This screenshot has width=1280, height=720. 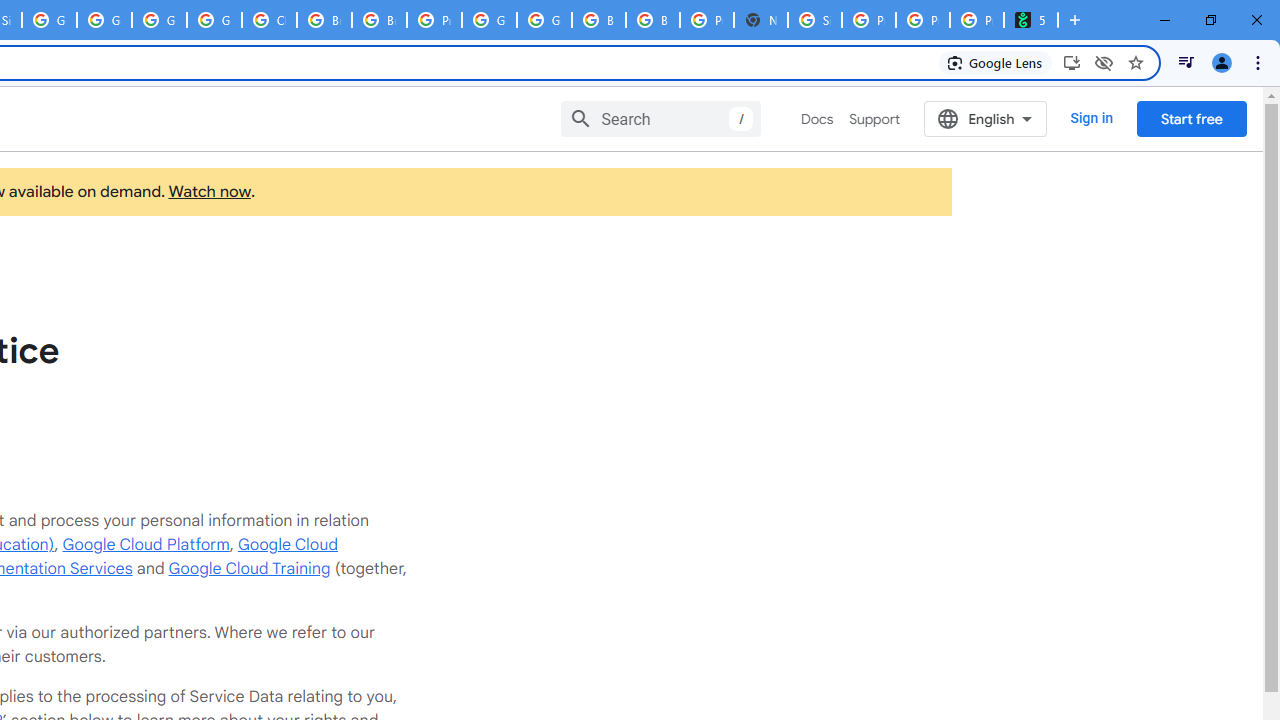 What do you see at coordinates (995, 61) in the screenshot?
I see `'Search with Google Lens'` at bounding box center [995, 61].